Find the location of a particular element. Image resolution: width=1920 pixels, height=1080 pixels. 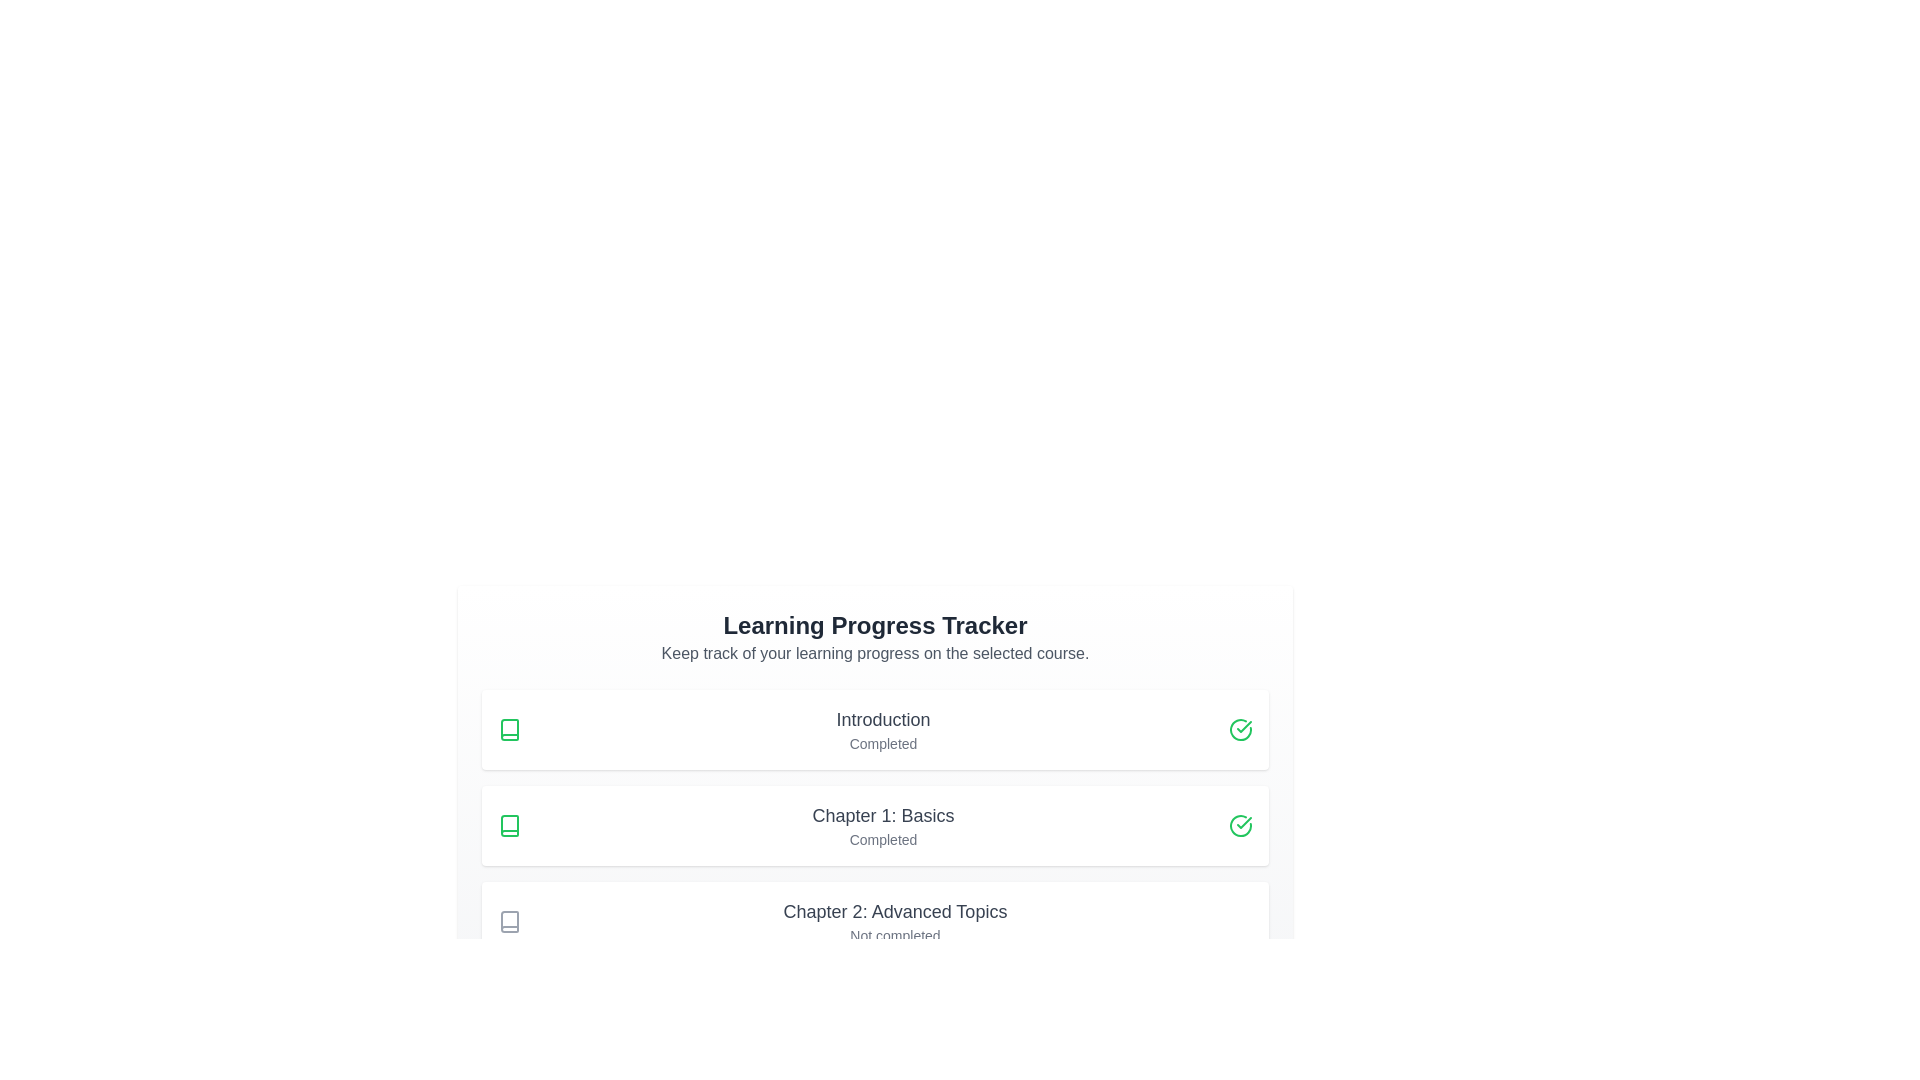

the text label 'Learning Progress Tracker' which is styled in bold and located at the top of its section, above the descriptive text is located at coordinates (875, 624).